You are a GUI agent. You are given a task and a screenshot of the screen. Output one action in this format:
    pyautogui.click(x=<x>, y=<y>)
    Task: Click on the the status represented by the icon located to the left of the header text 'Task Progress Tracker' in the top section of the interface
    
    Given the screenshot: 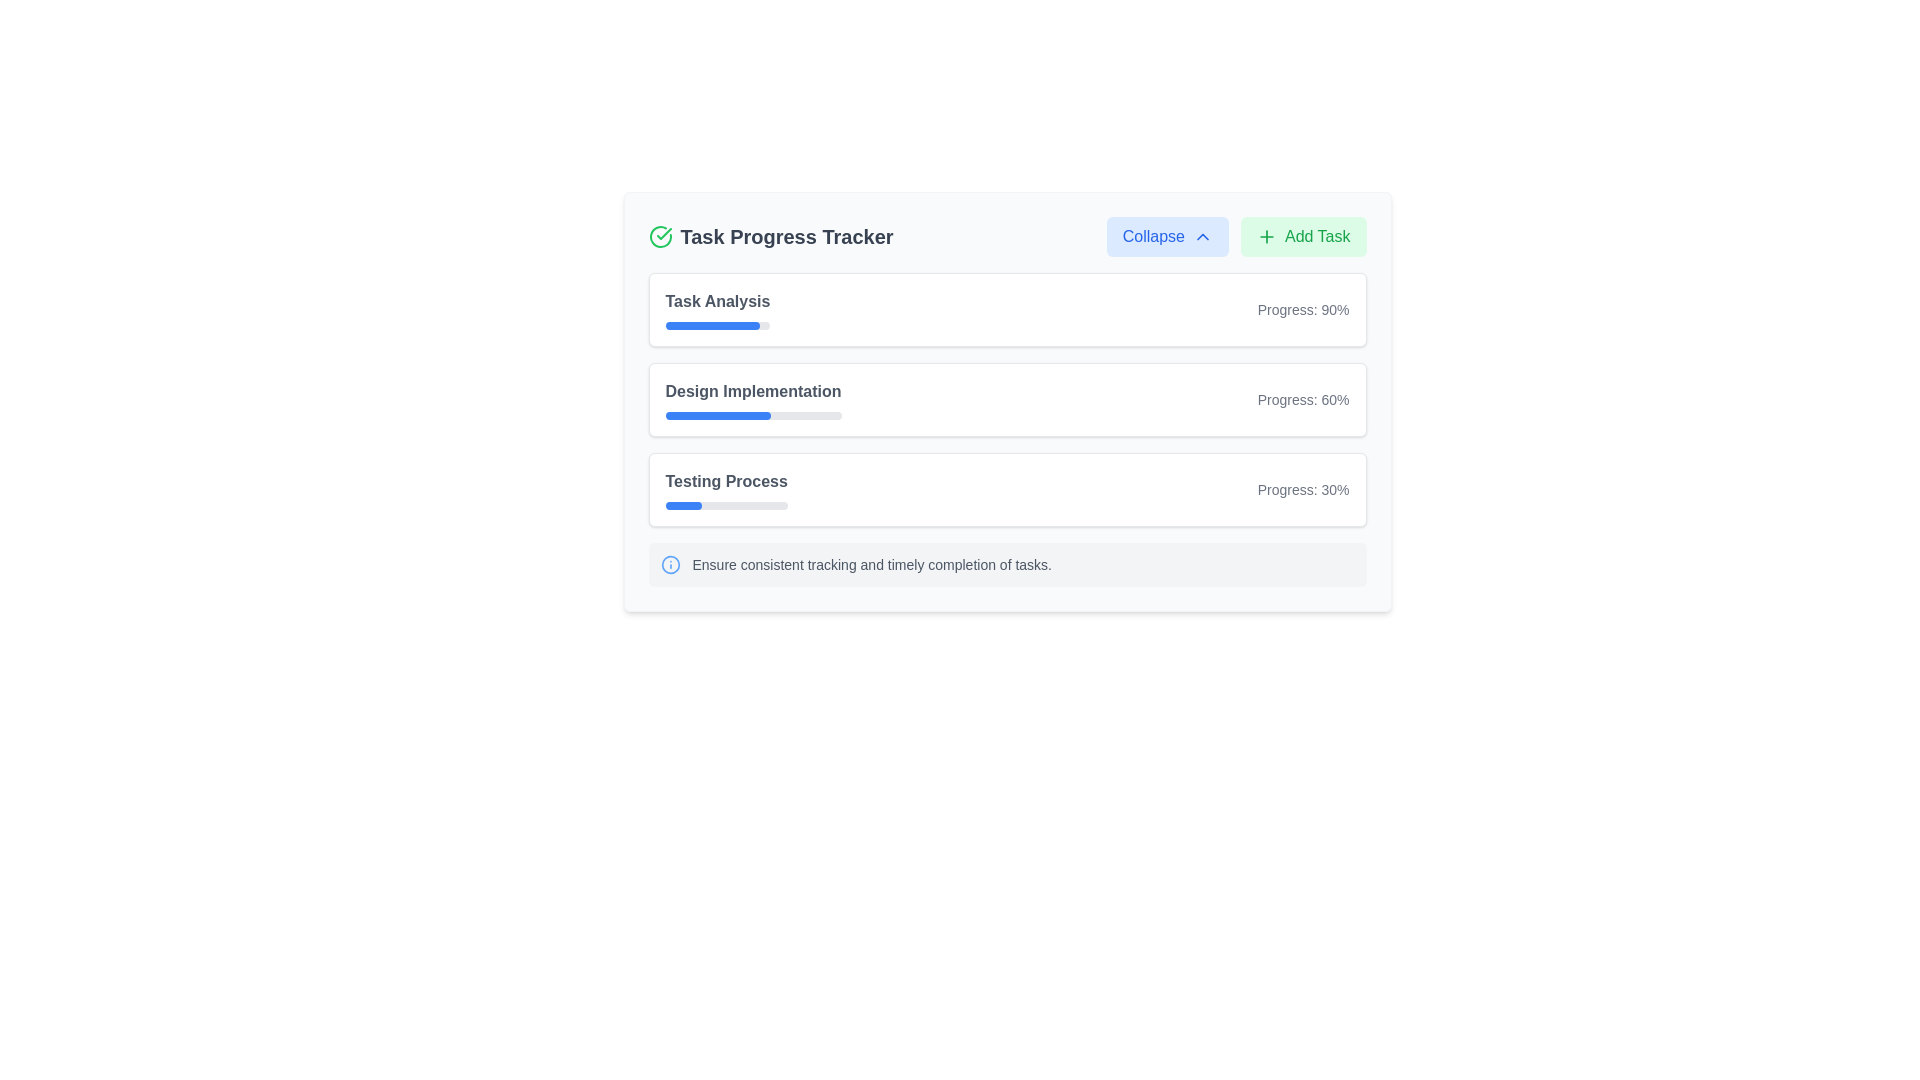 What is the action you would take?
    pyautogui.click(x=660, y=235)
    